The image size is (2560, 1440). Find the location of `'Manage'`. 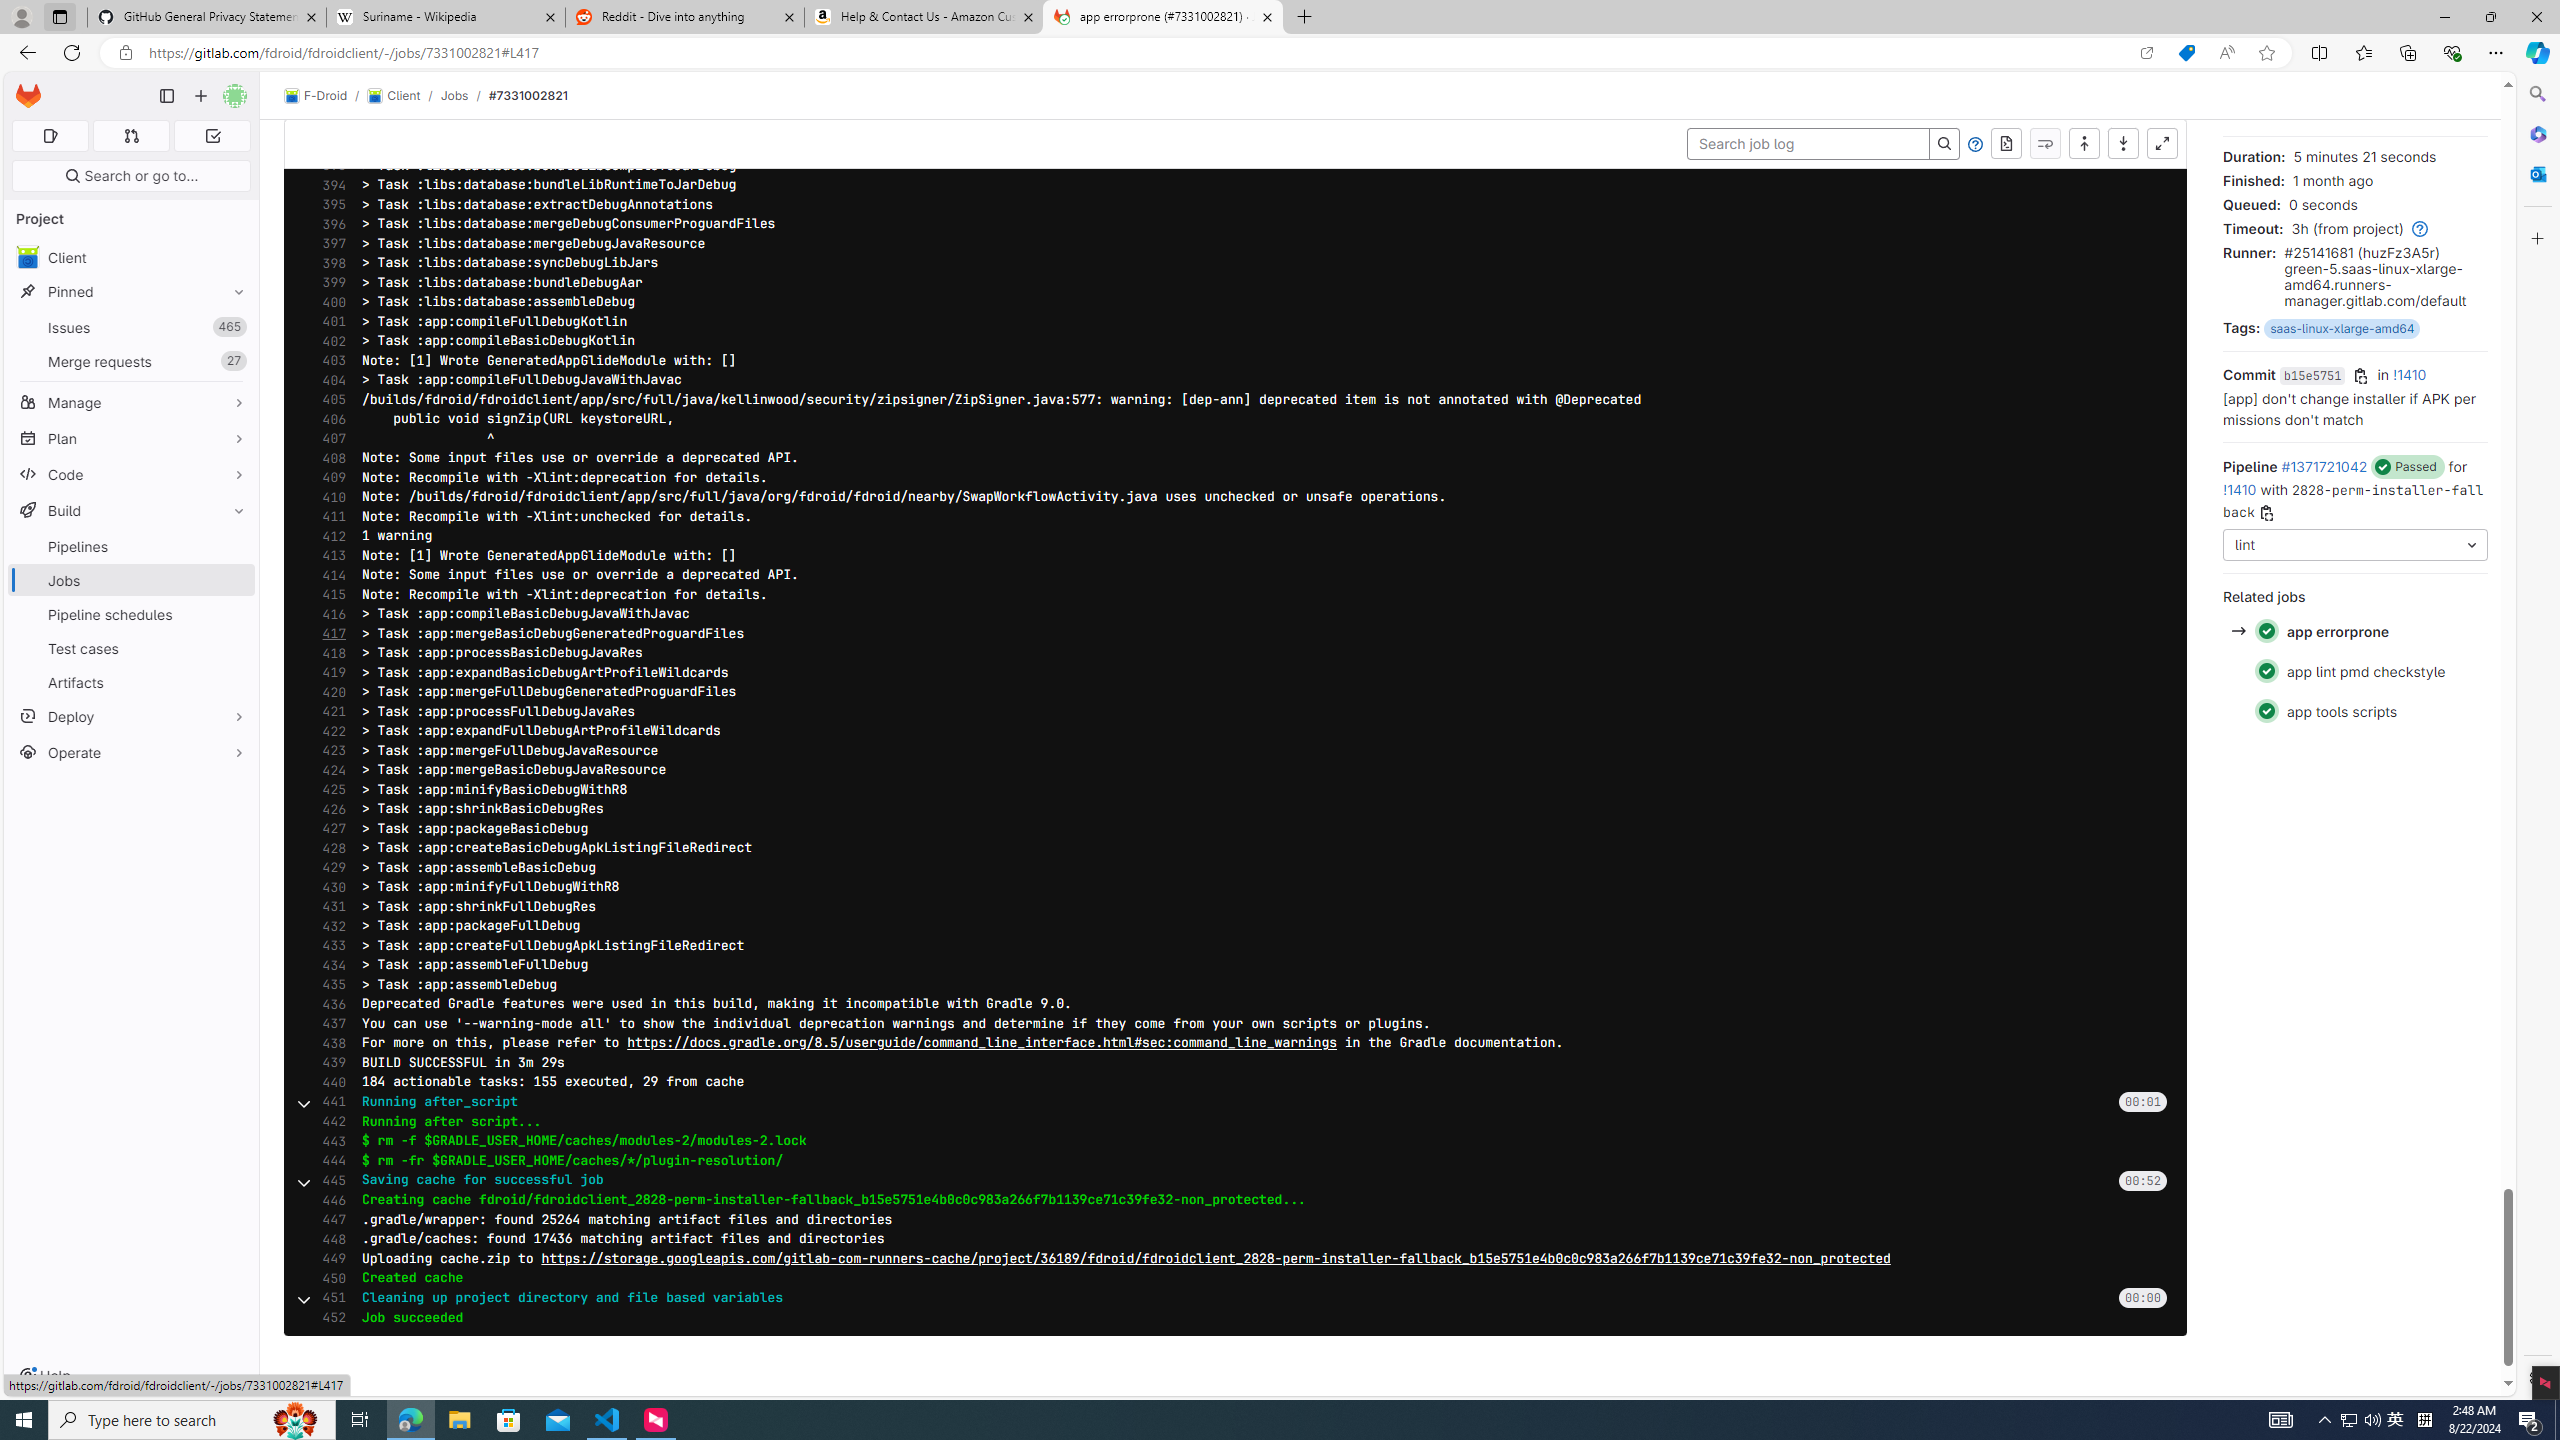

'Manage' is located at coordinates (130, 402).